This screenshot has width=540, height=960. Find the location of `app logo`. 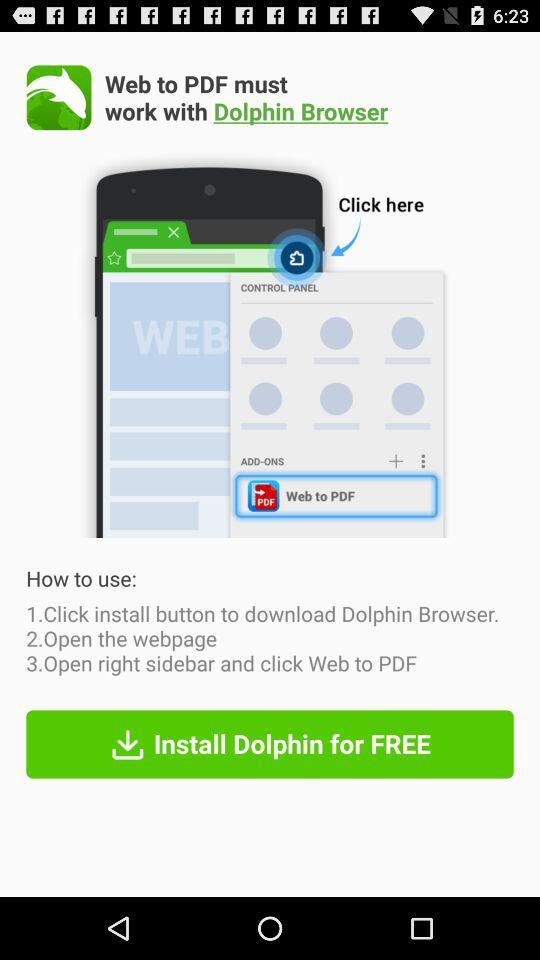

app logo is located at coordinates (59, 97).